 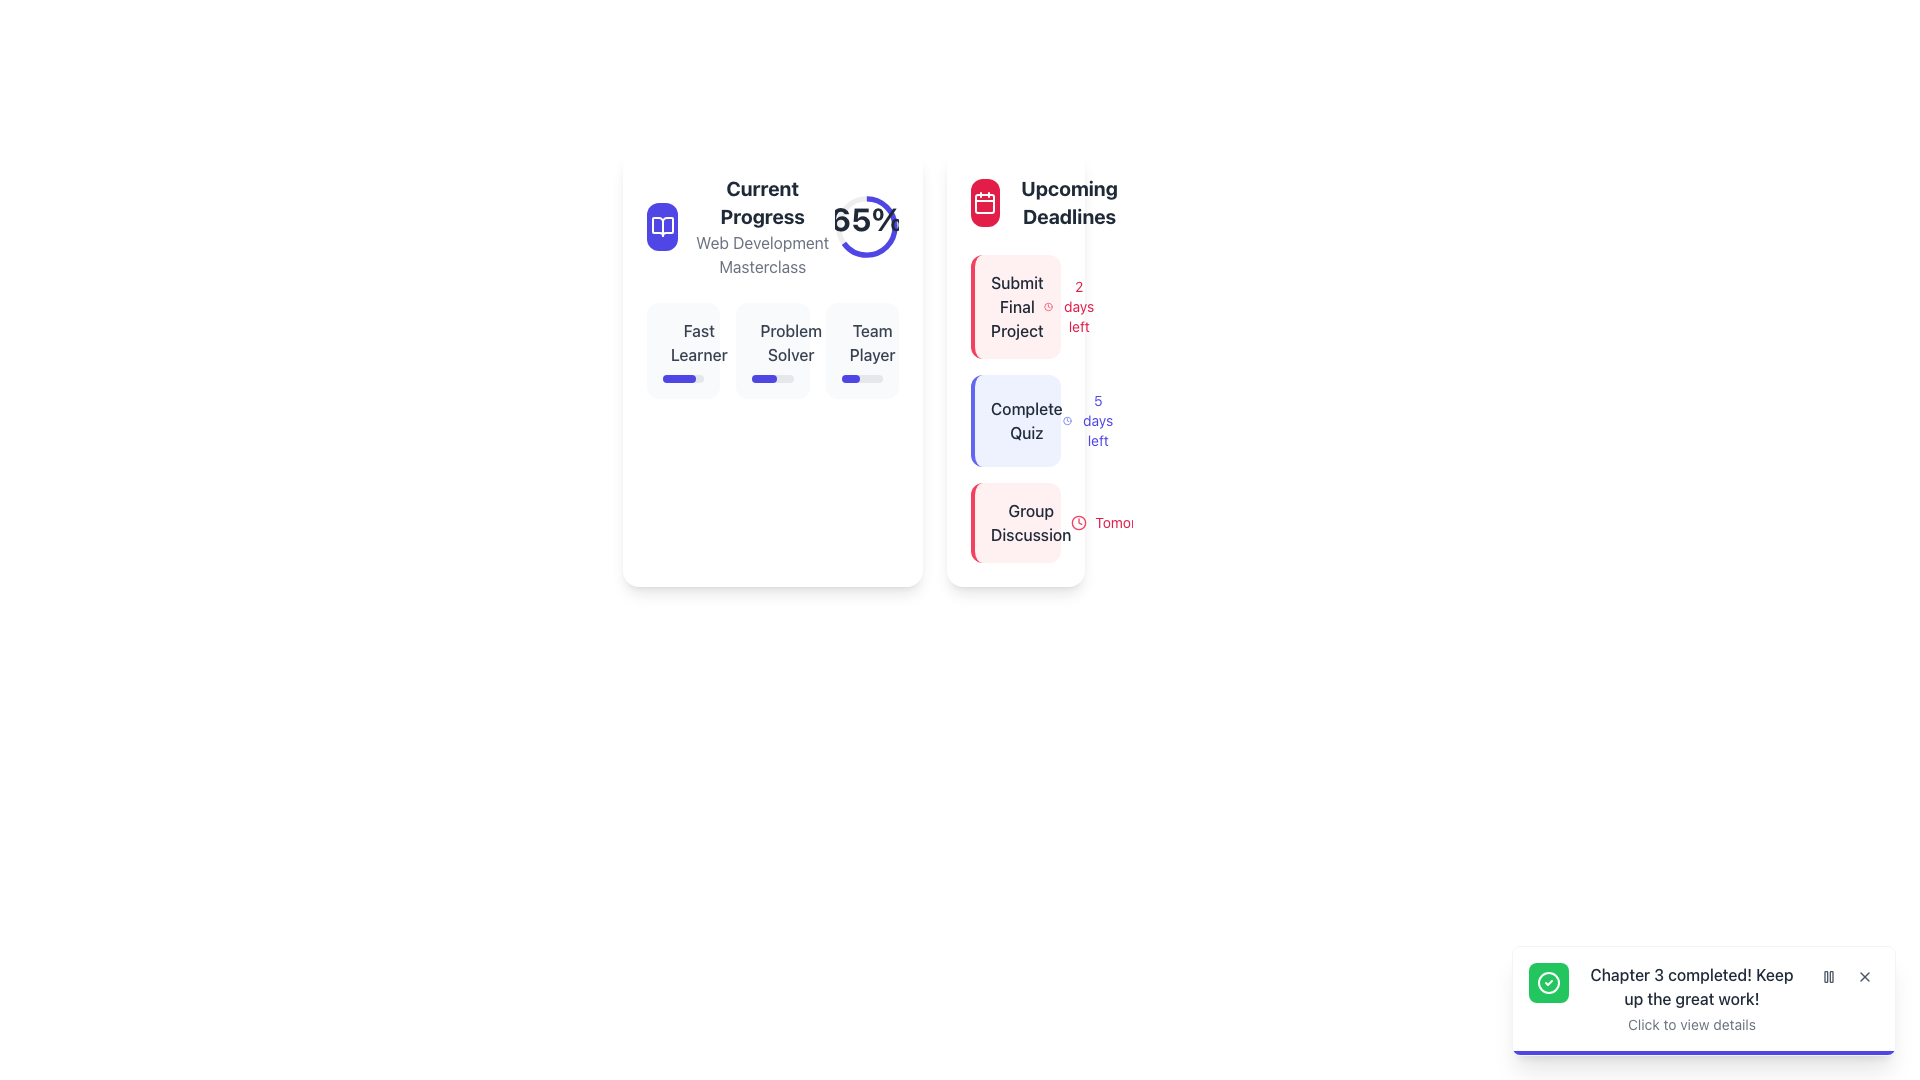 What do you see at coordinates (1114, 522) in the screenshot?
I see `the text label displaying 'Tomorrow' in pinkish-red color, located in the 'Upcoming Deadlines' panel next to a clock icon` at bounding box center [1114, 522].